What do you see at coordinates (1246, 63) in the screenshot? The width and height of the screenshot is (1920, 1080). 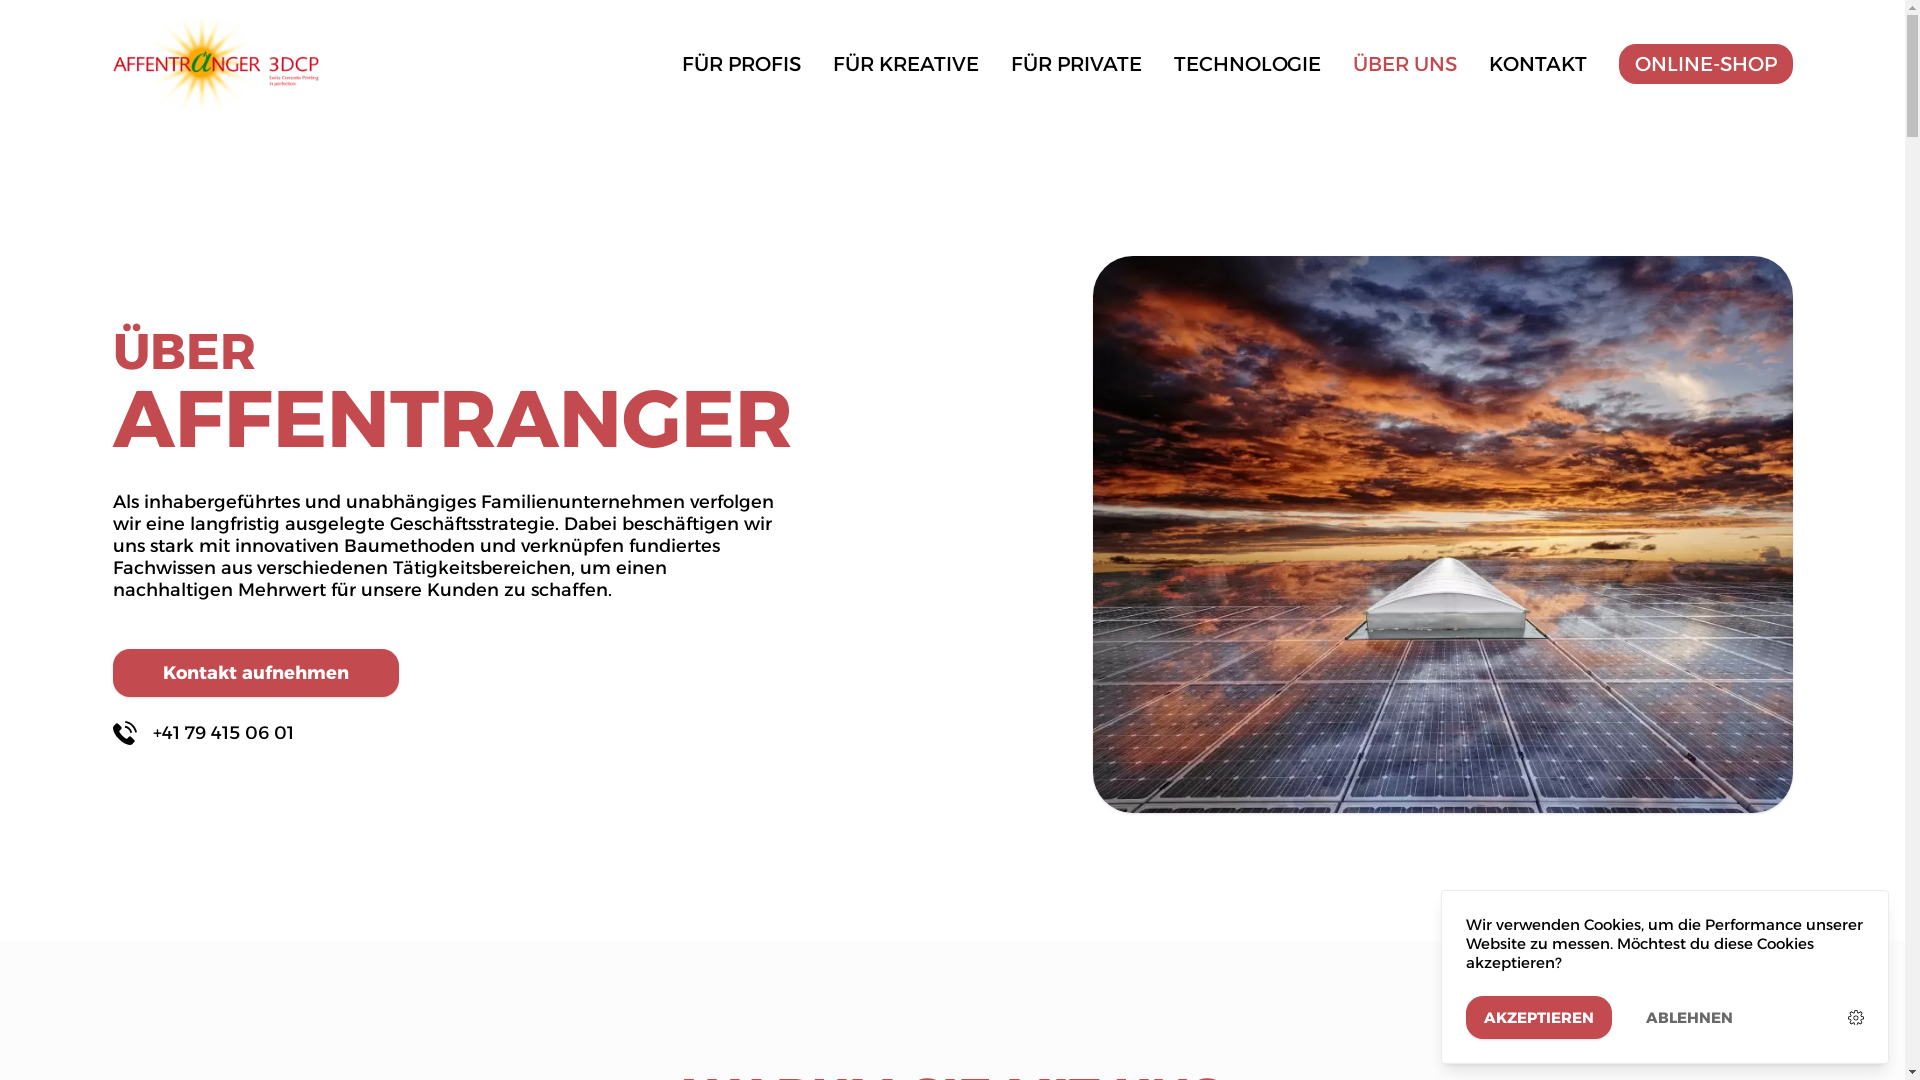 I see `'TECHNOLOGIE'` at bounding box center [1246, 63].